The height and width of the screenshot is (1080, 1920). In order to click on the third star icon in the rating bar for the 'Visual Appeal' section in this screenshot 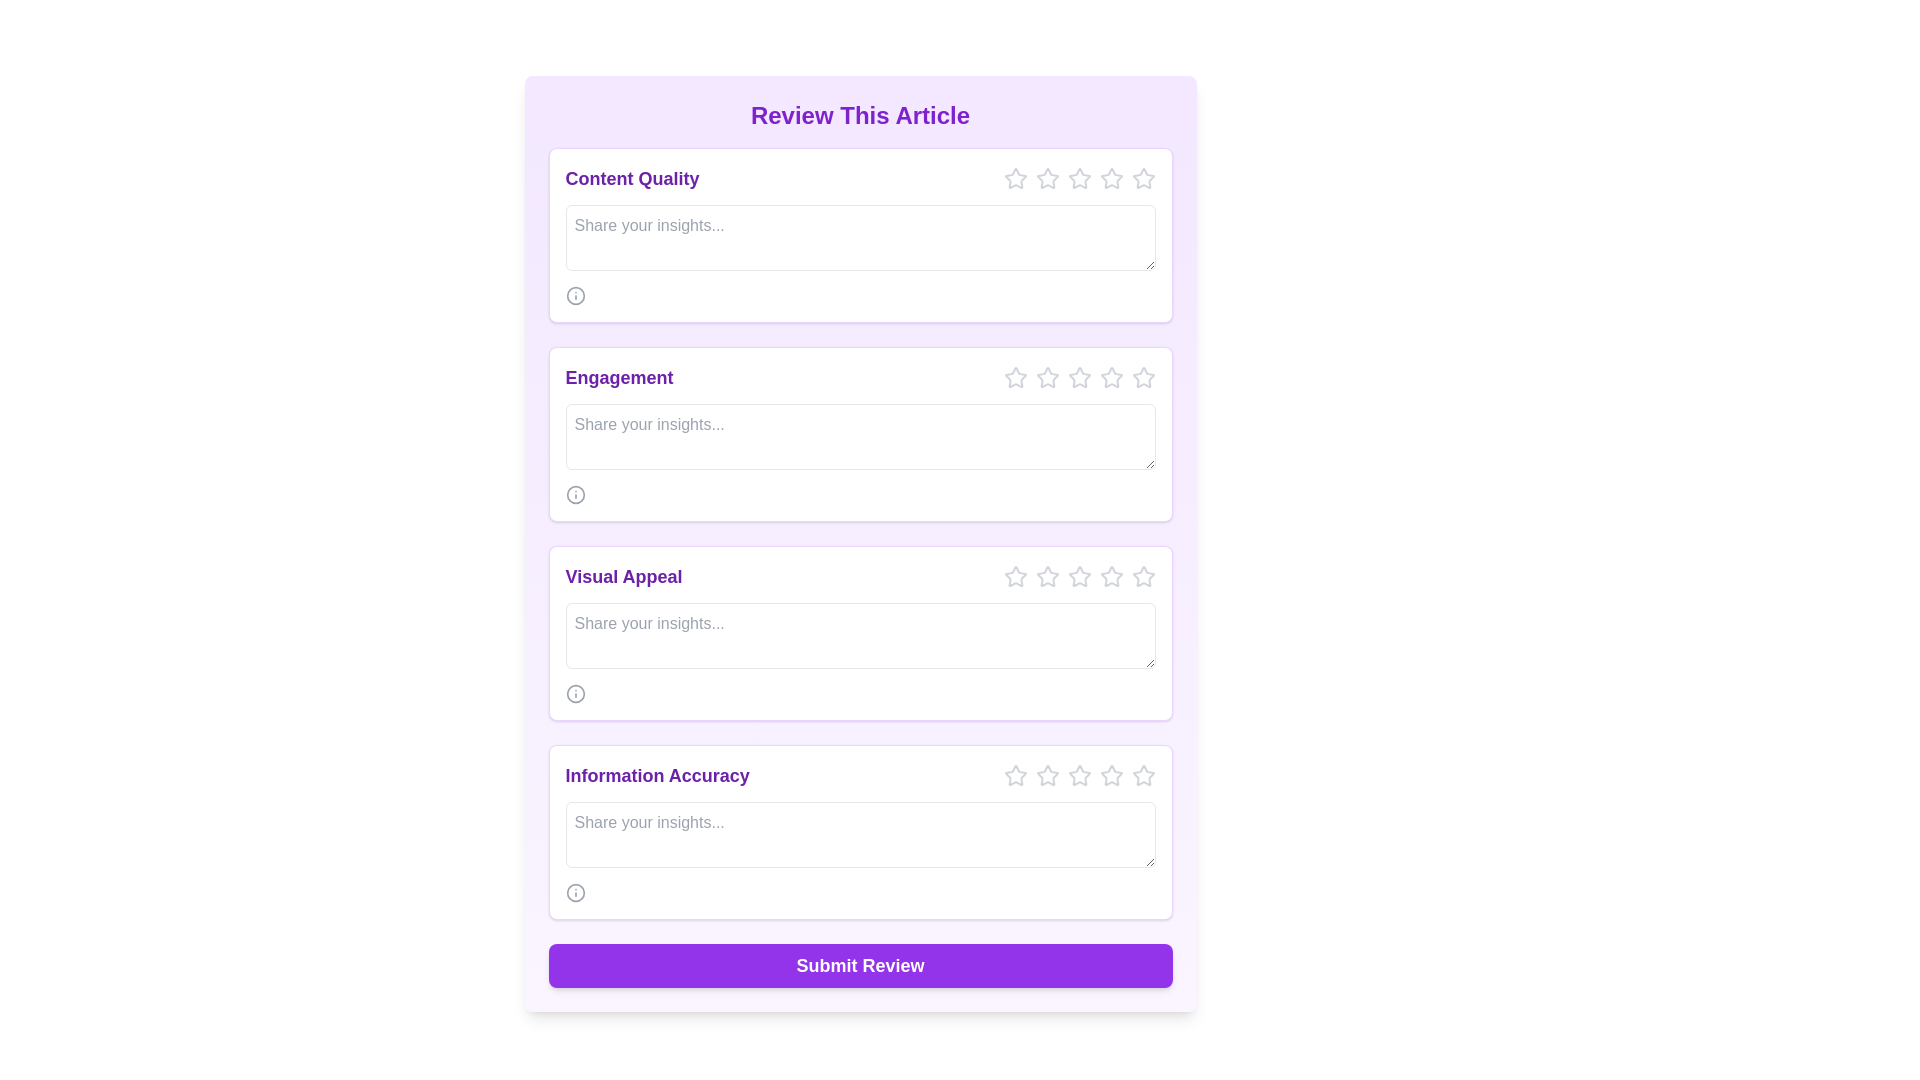, I will do `click(1078, 577)`.